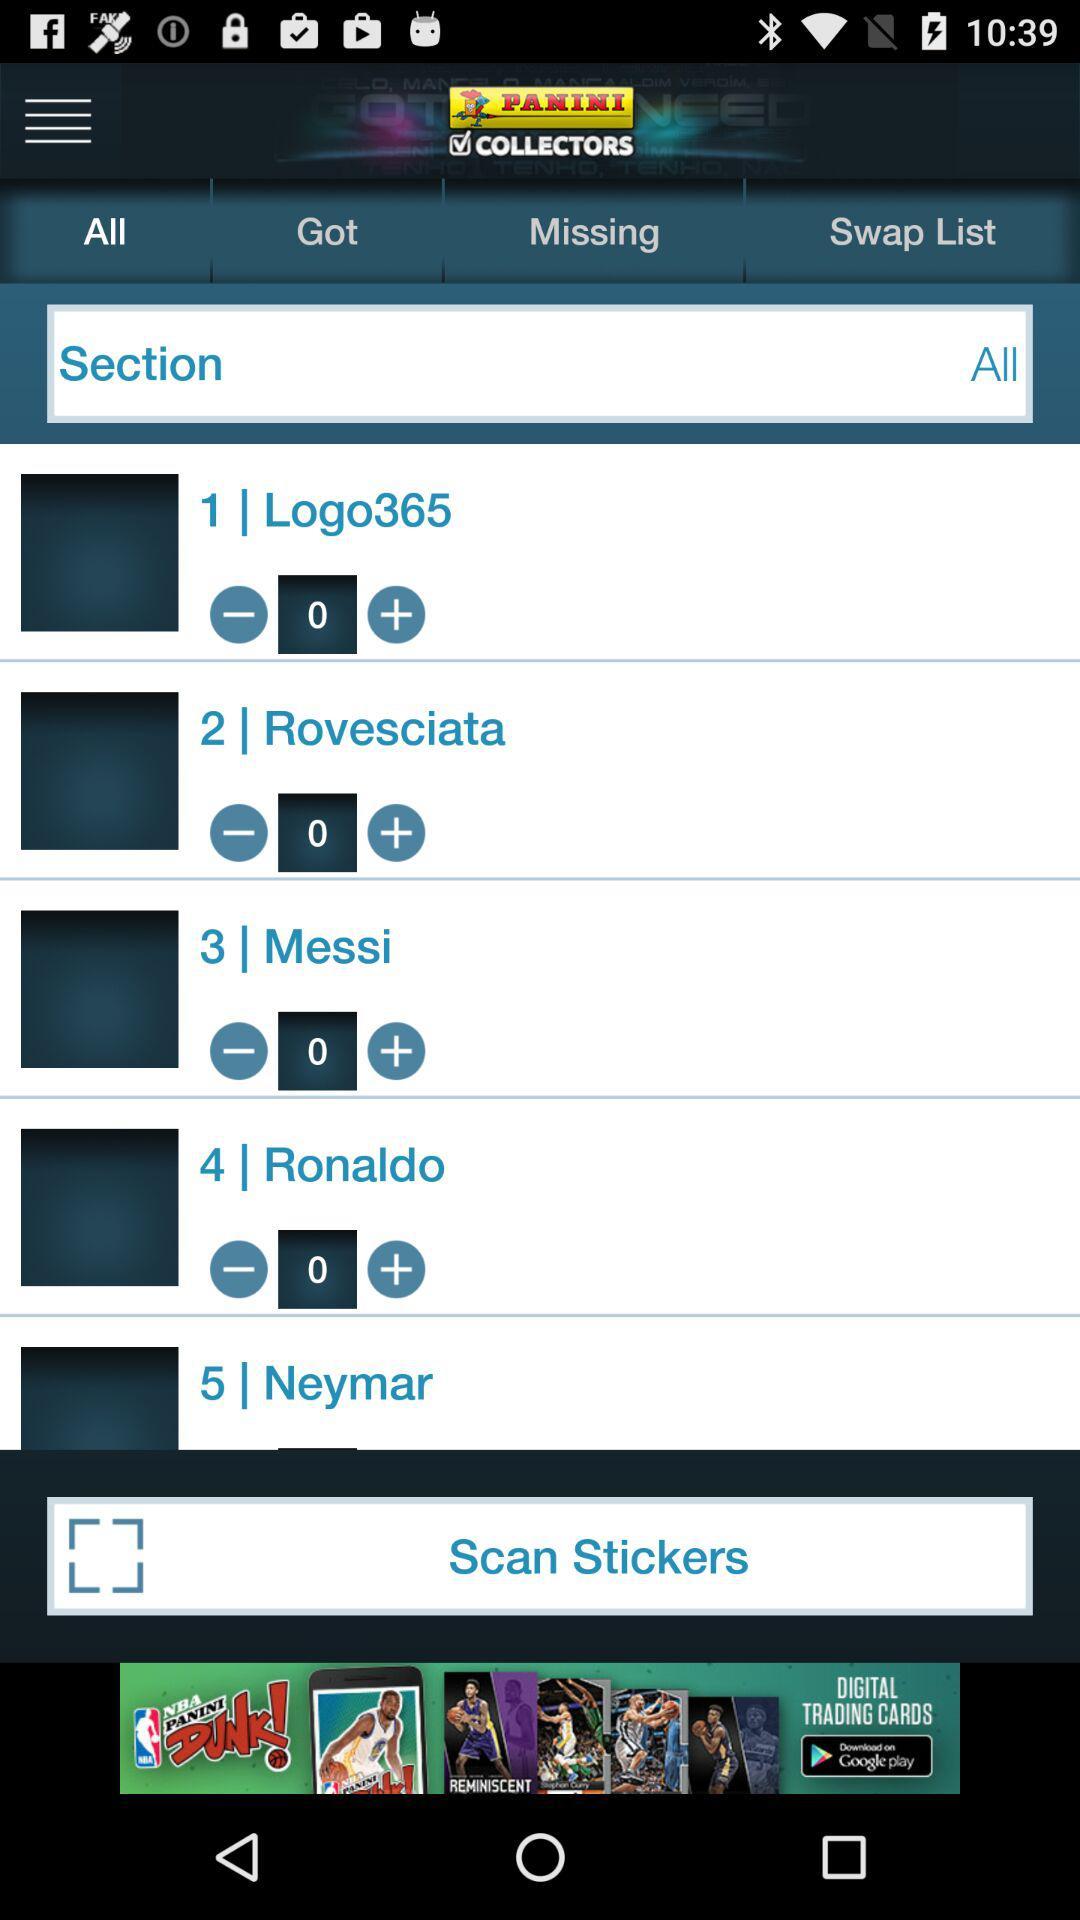 This screenshot has height=1920, width=1080. What do you see at coordinates (396, 832) in the screenshot?
I see `sticker` at bounding box center [396, 832].